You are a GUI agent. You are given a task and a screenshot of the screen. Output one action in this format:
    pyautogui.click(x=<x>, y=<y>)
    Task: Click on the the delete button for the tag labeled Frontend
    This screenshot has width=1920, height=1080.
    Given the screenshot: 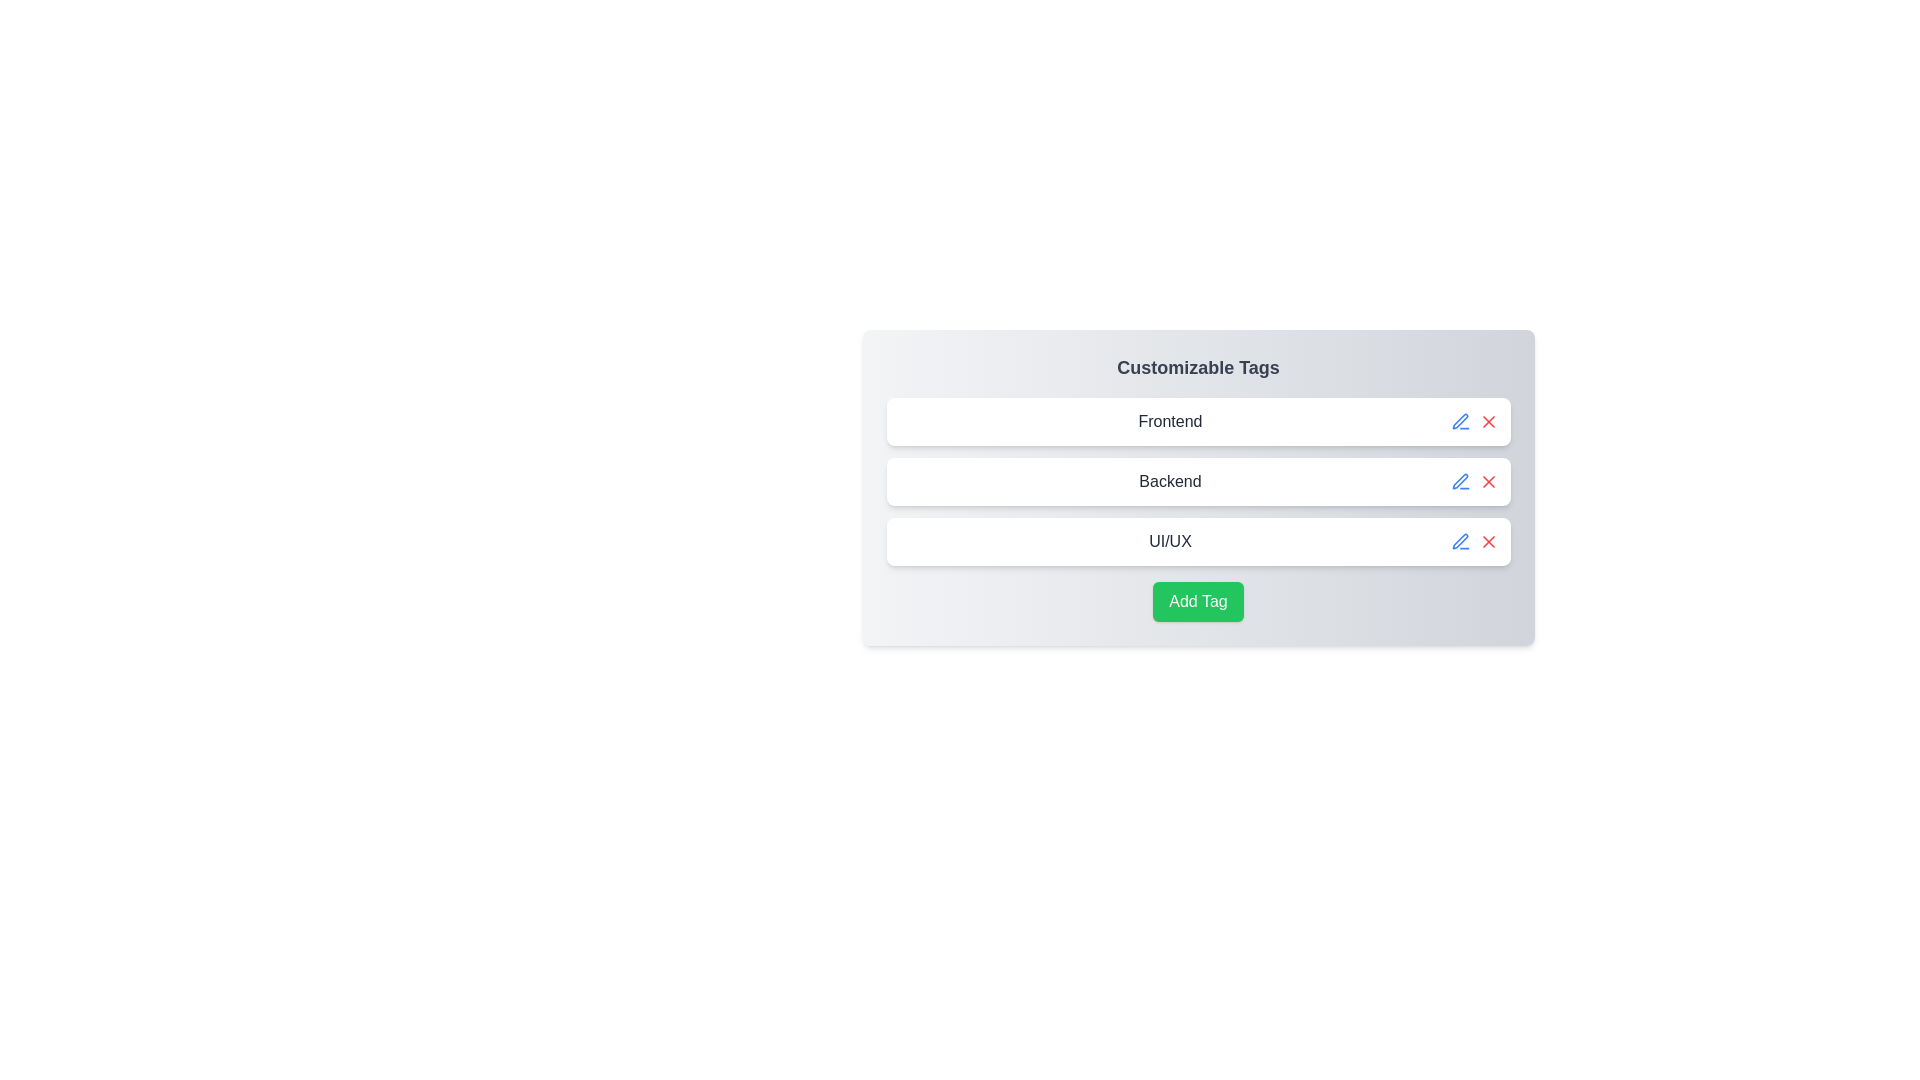 What is the action you would take?
    pyautogui.click(x=1488, y=420)
    